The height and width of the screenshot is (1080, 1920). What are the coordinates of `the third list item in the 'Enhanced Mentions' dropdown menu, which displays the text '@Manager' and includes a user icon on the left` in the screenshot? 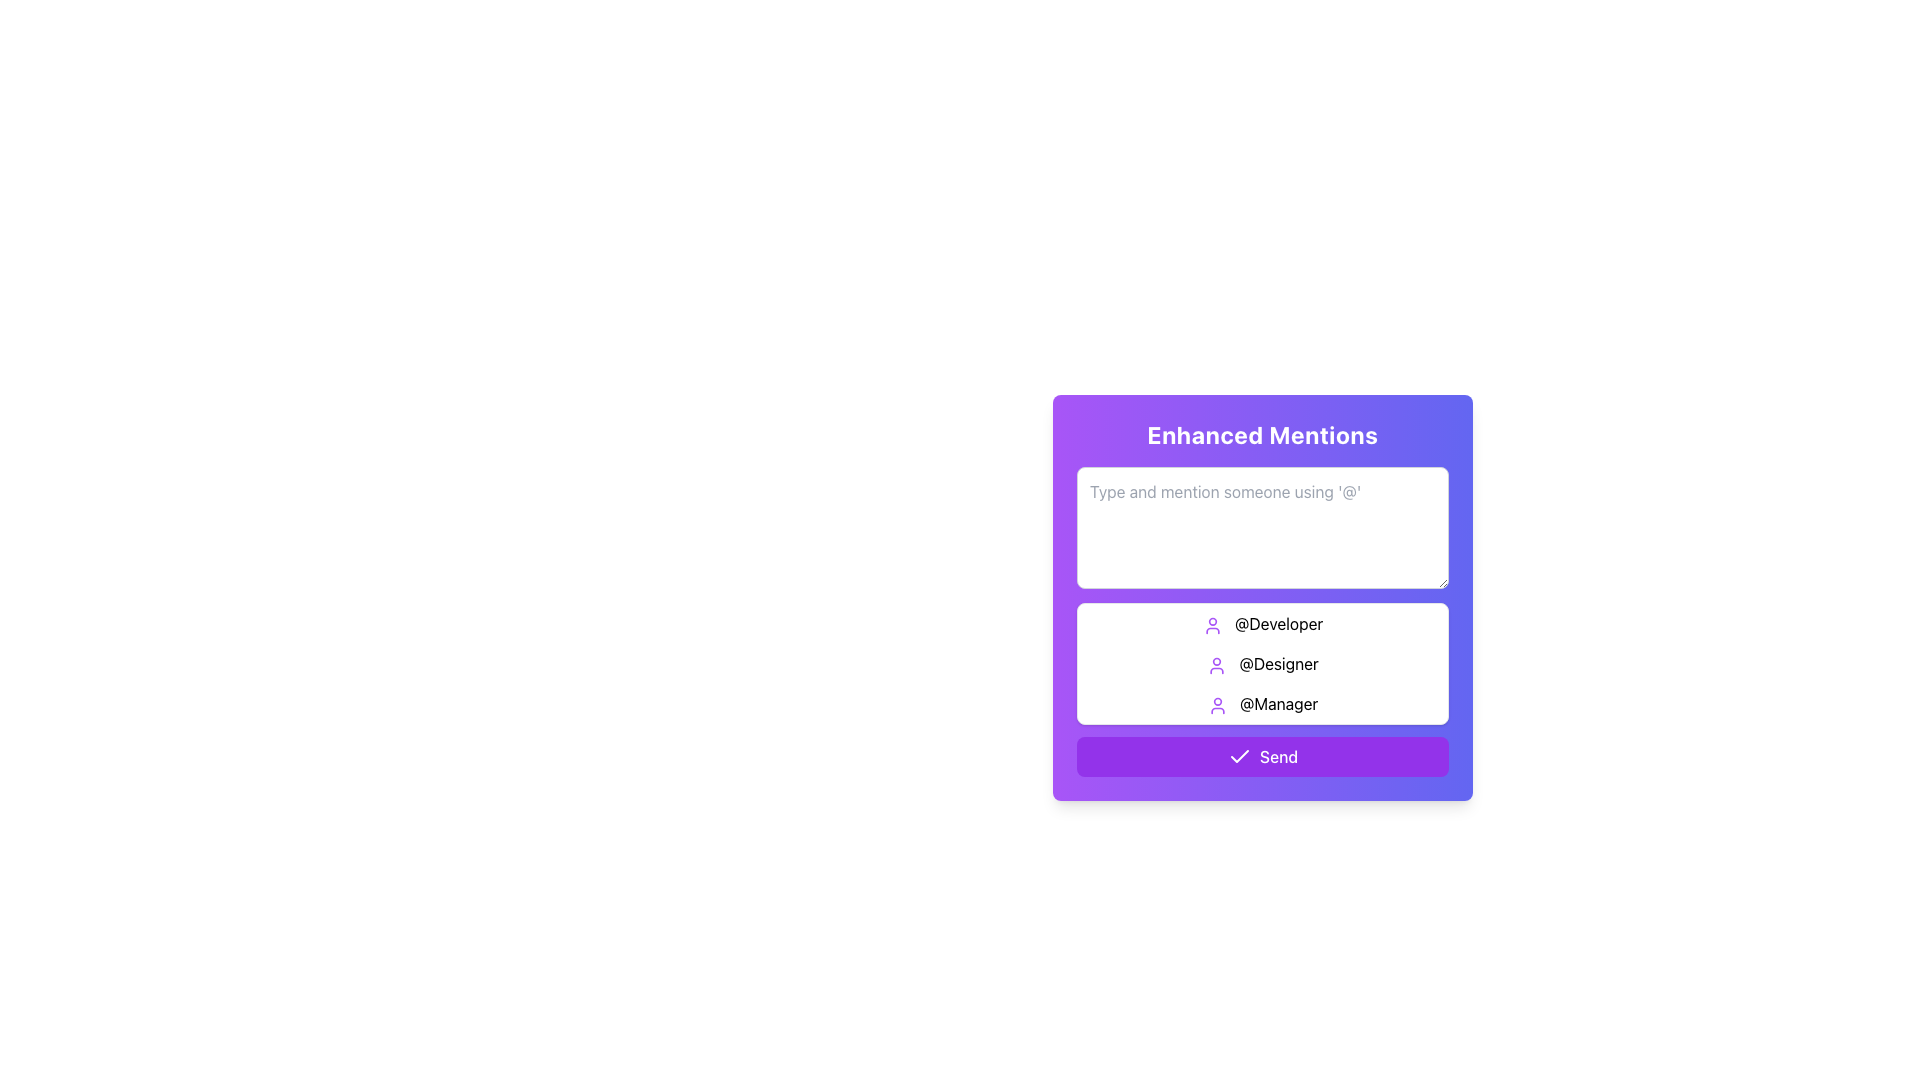 It's located at (1261, 703).